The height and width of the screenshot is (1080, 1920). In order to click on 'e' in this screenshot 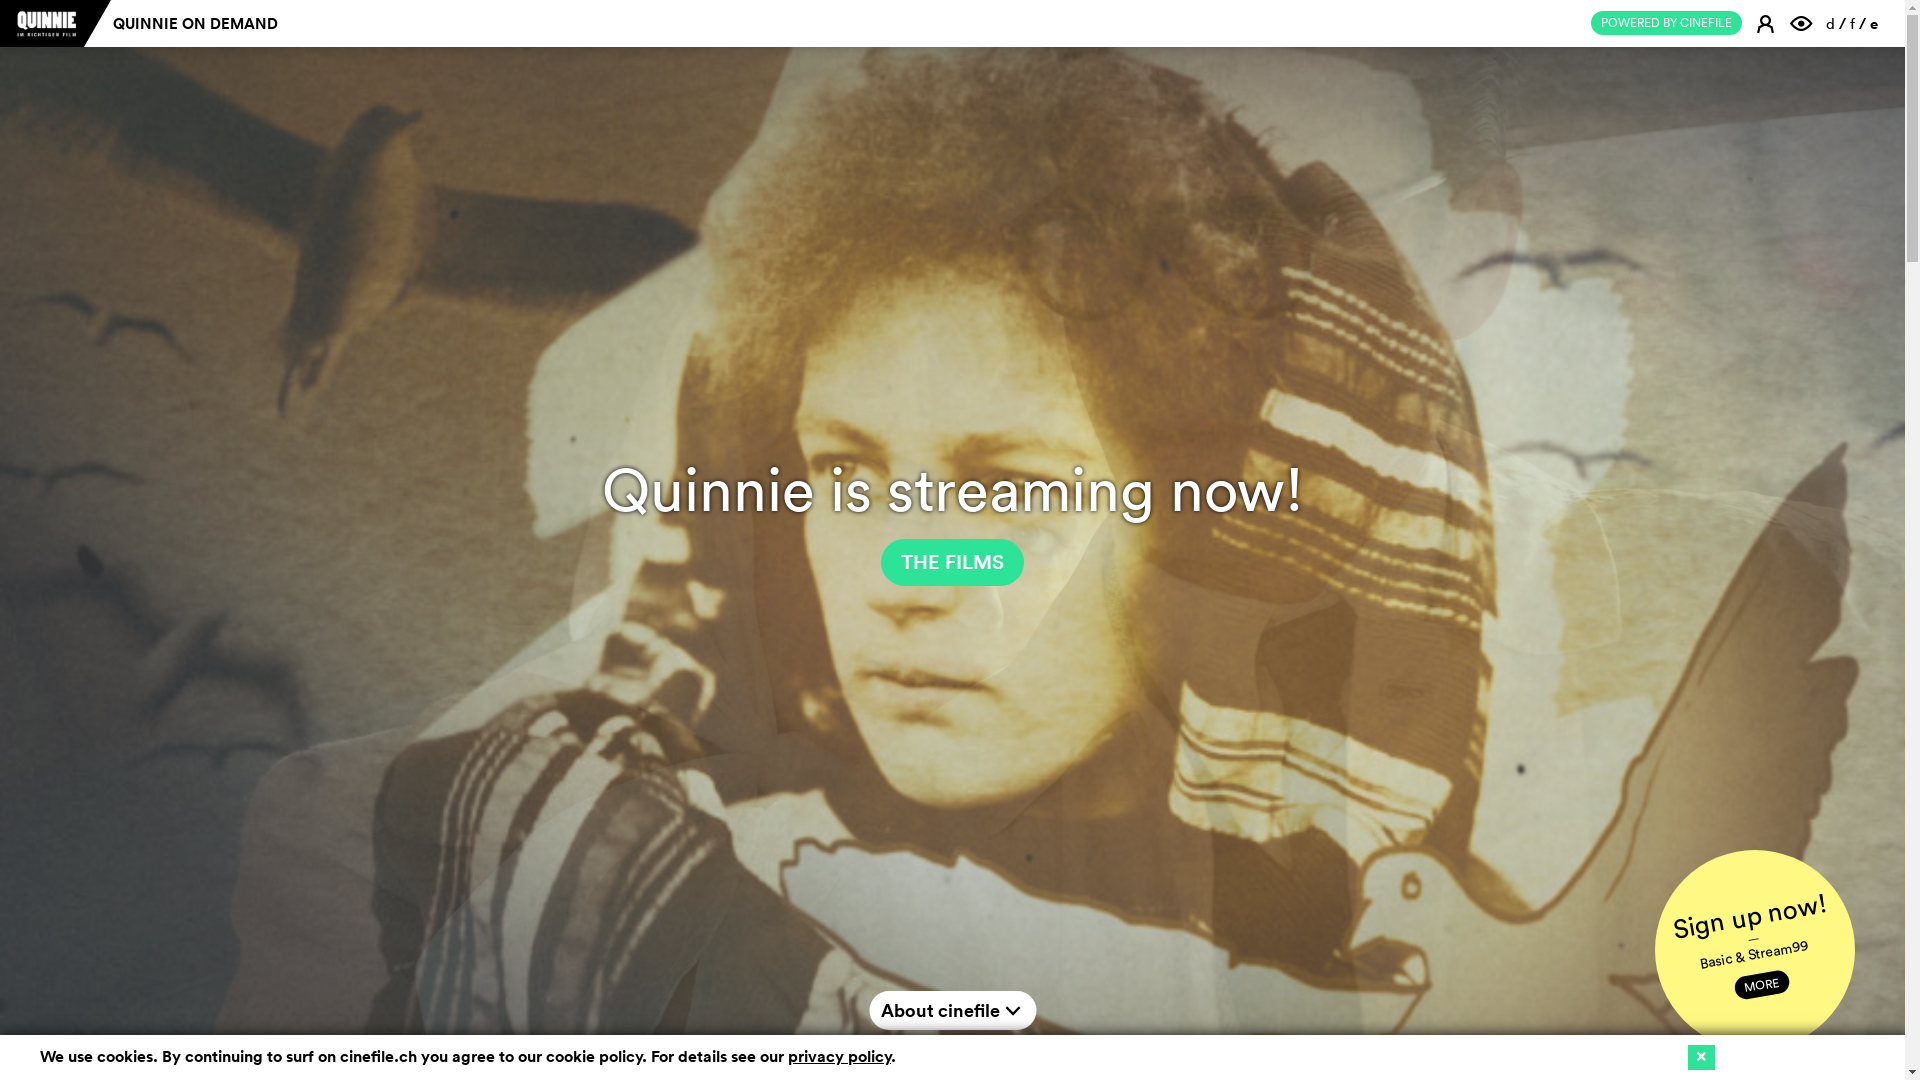, I will do `click(1865, 23)`.